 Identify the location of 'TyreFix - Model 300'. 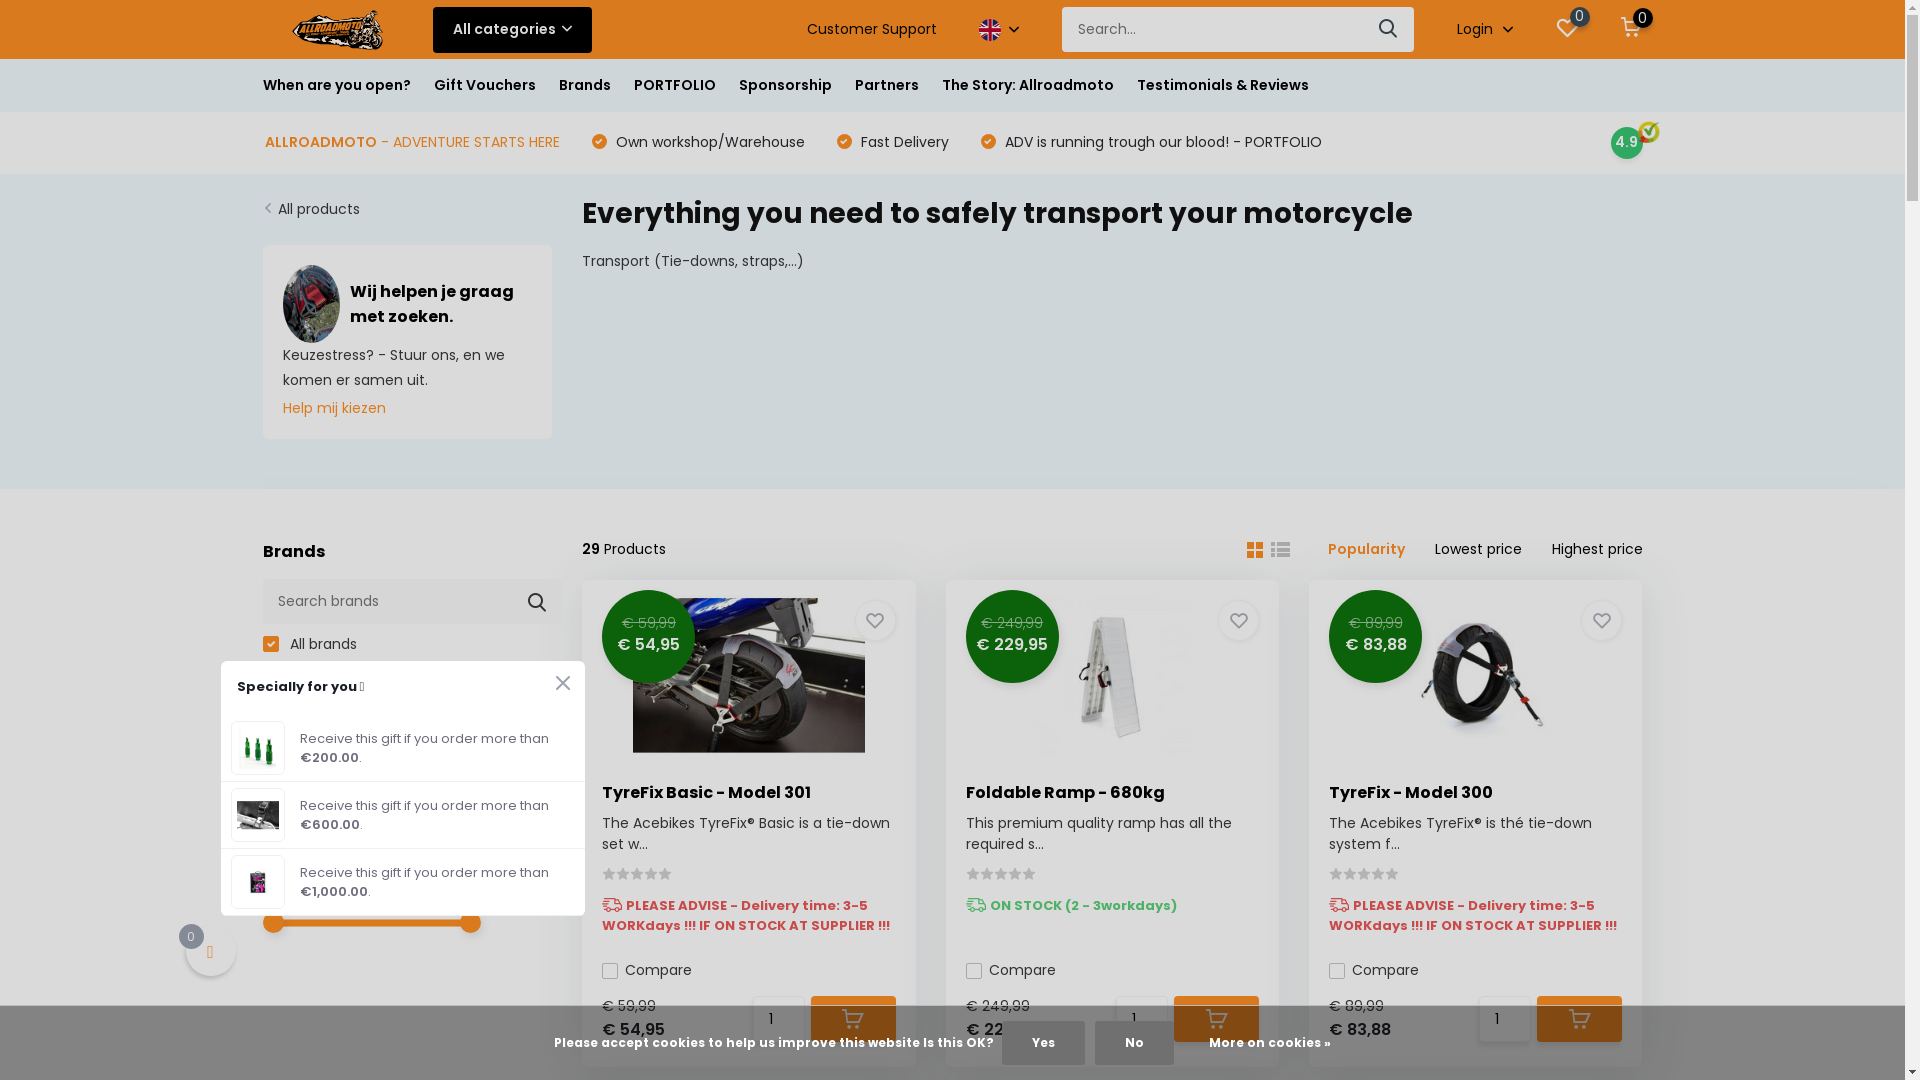
(1410, 791).